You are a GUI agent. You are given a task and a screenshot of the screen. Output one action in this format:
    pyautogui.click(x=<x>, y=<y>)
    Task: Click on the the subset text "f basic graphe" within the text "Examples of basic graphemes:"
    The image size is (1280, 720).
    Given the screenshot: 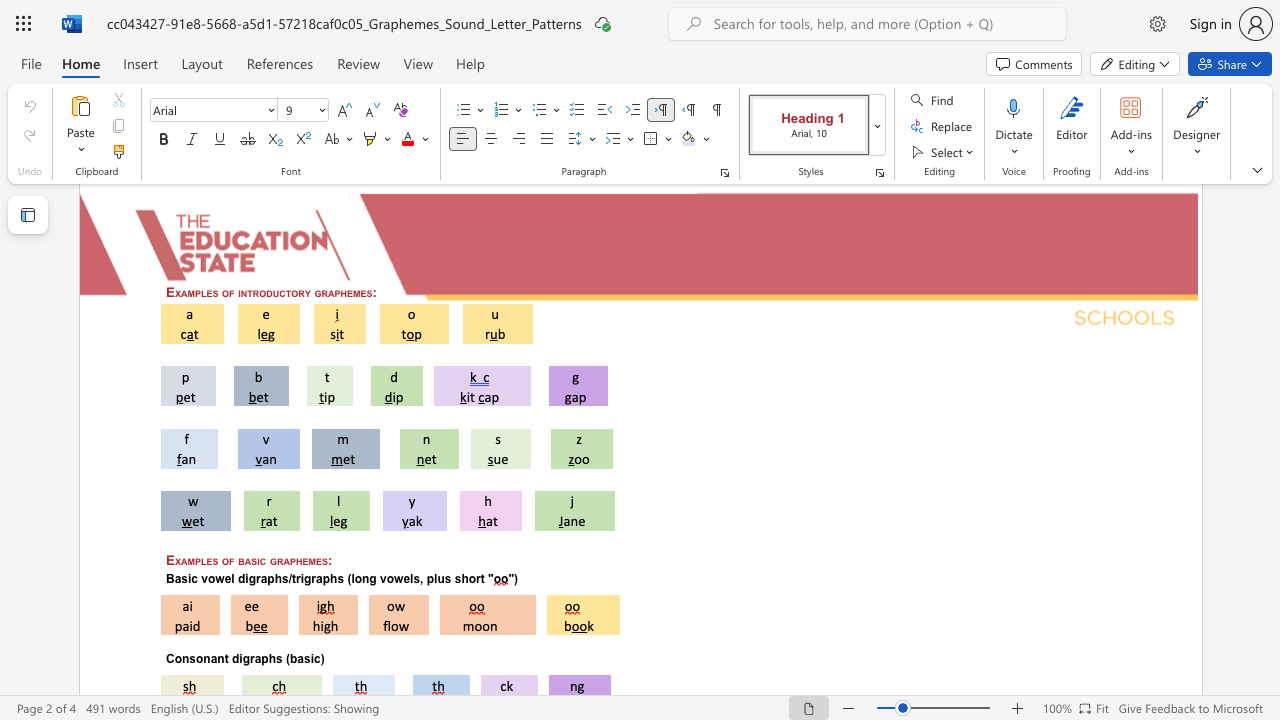 What is the action you would take?
    pyautogui.click(x=229, y=560)
    